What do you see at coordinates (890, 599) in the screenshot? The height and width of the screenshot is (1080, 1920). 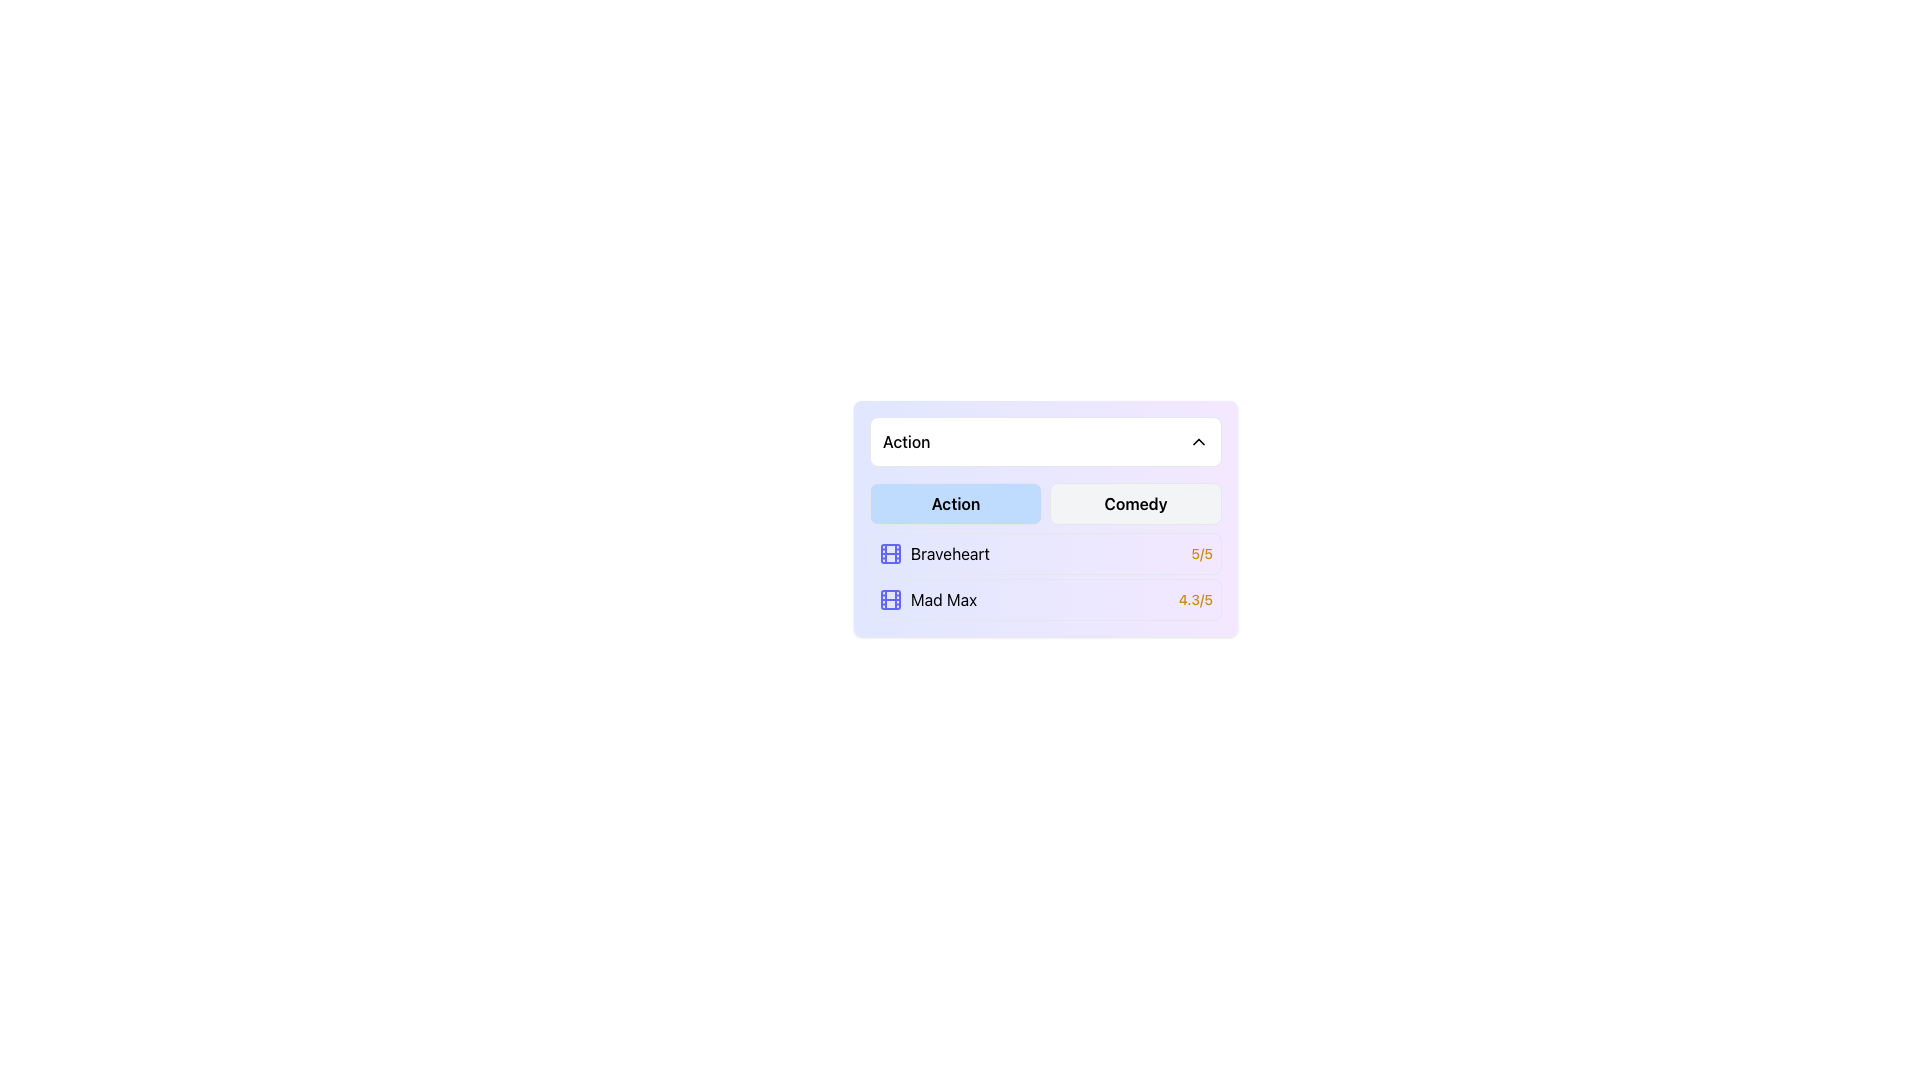 I see `the light blue rectangle with rounded corners that is part of the filmstrip icon located to the left of the 'Mad Max' text in the second row of the list` at bounding box center [890, 599].